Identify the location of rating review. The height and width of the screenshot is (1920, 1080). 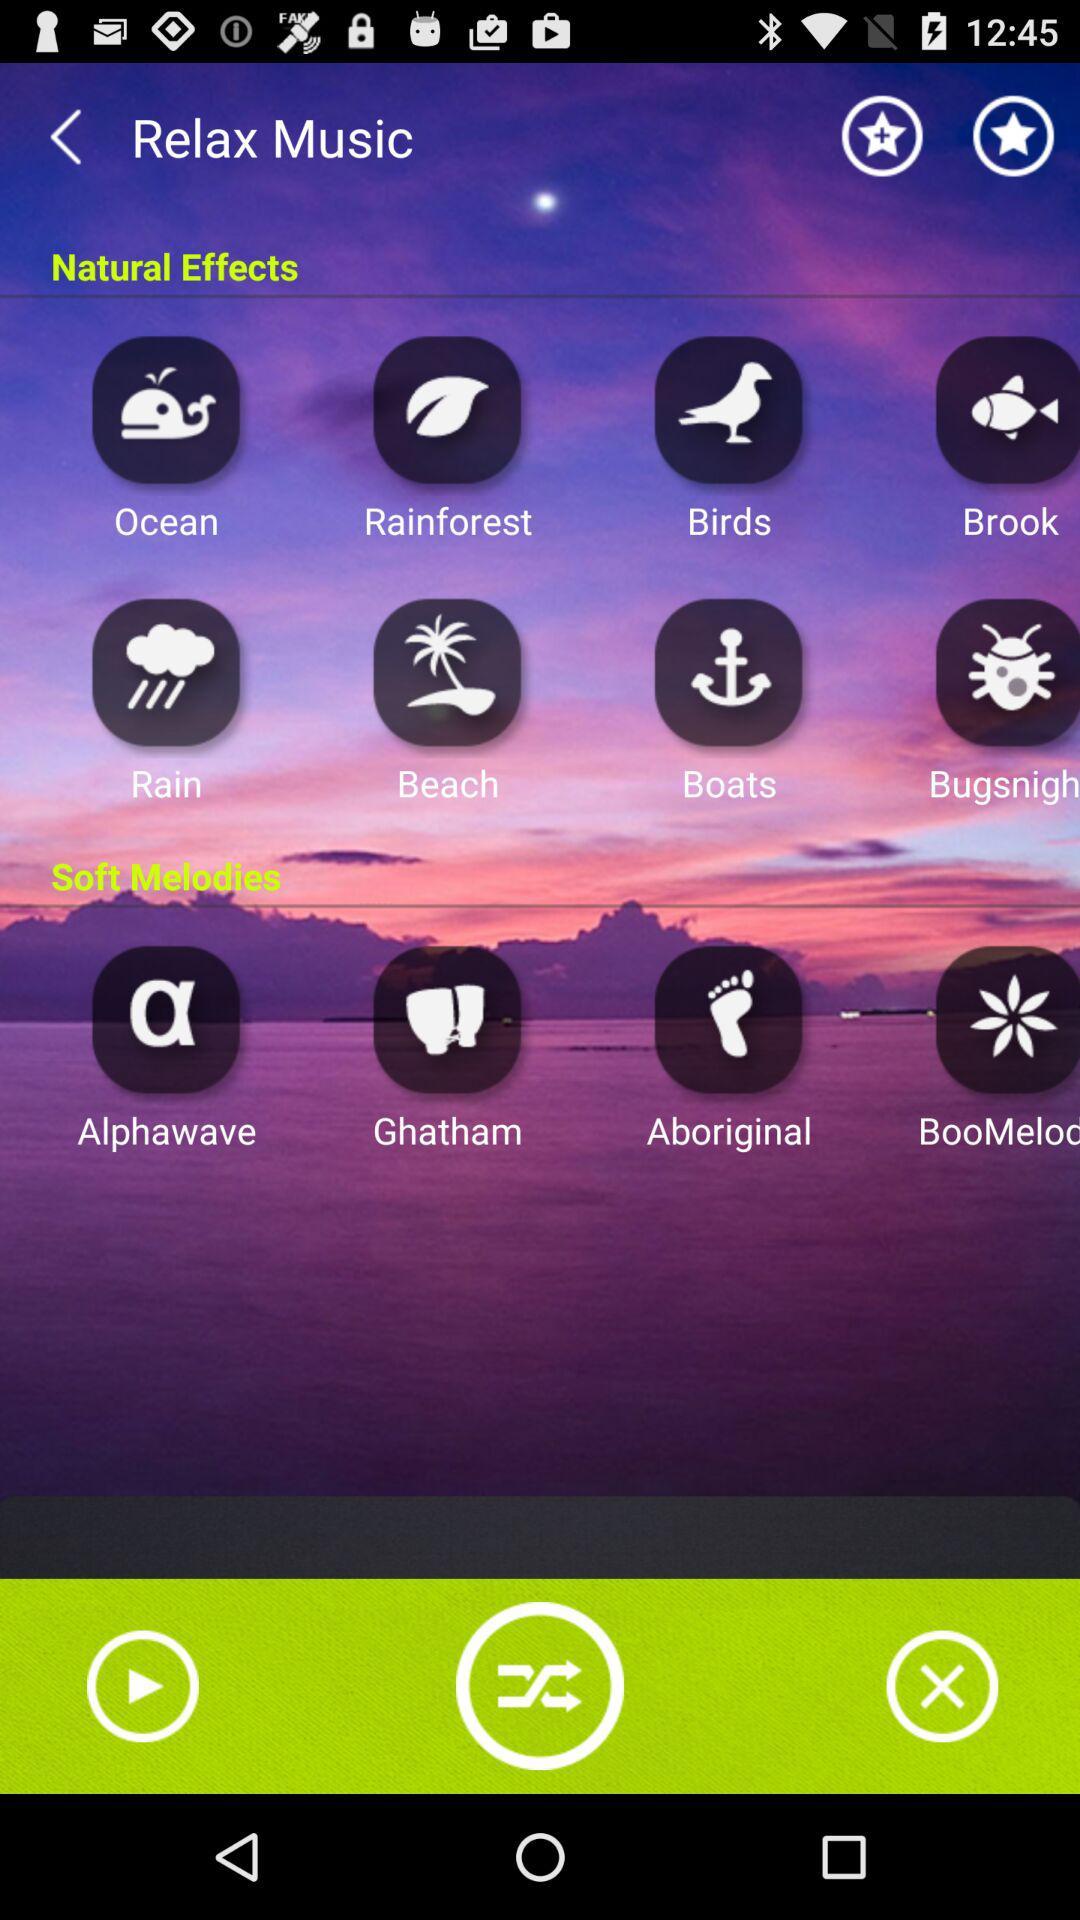
(882, 135).